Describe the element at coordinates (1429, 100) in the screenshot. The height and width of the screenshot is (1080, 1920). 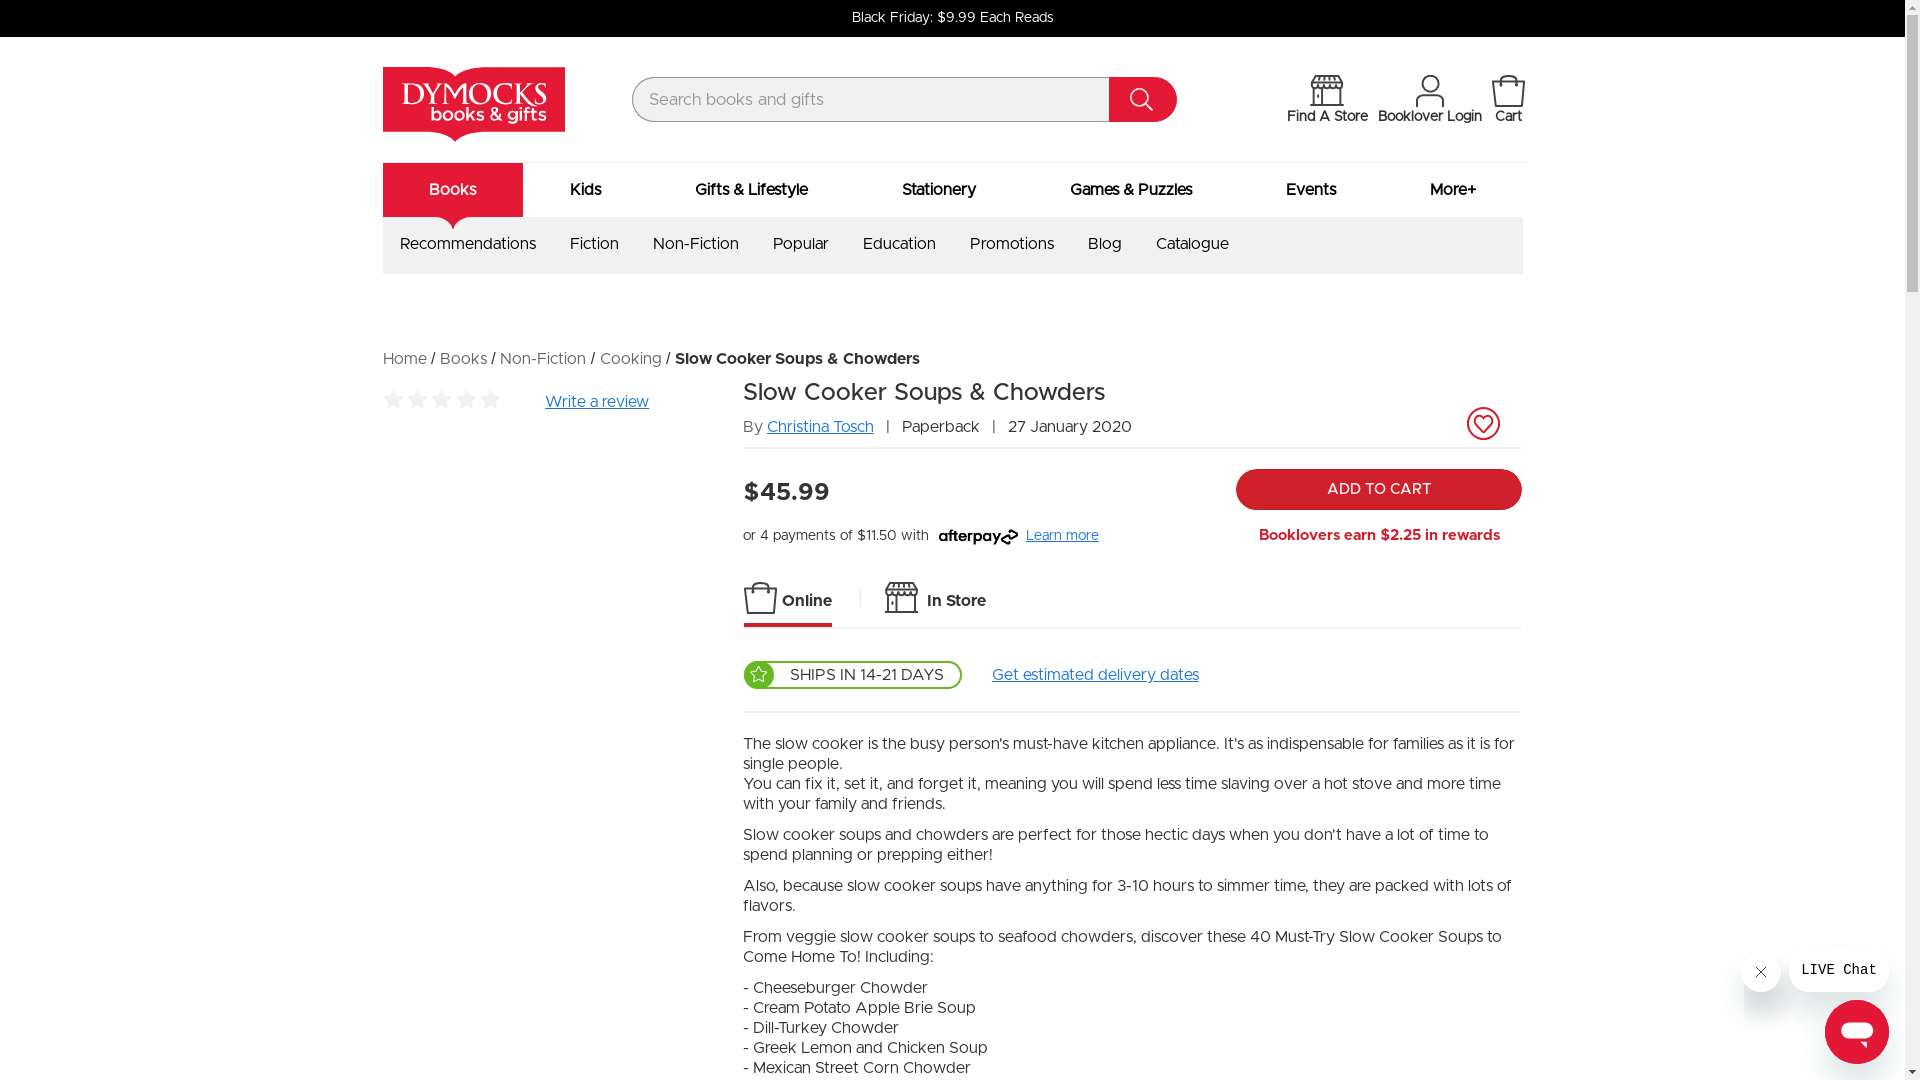
I see `'Booklover Login'` at that location.